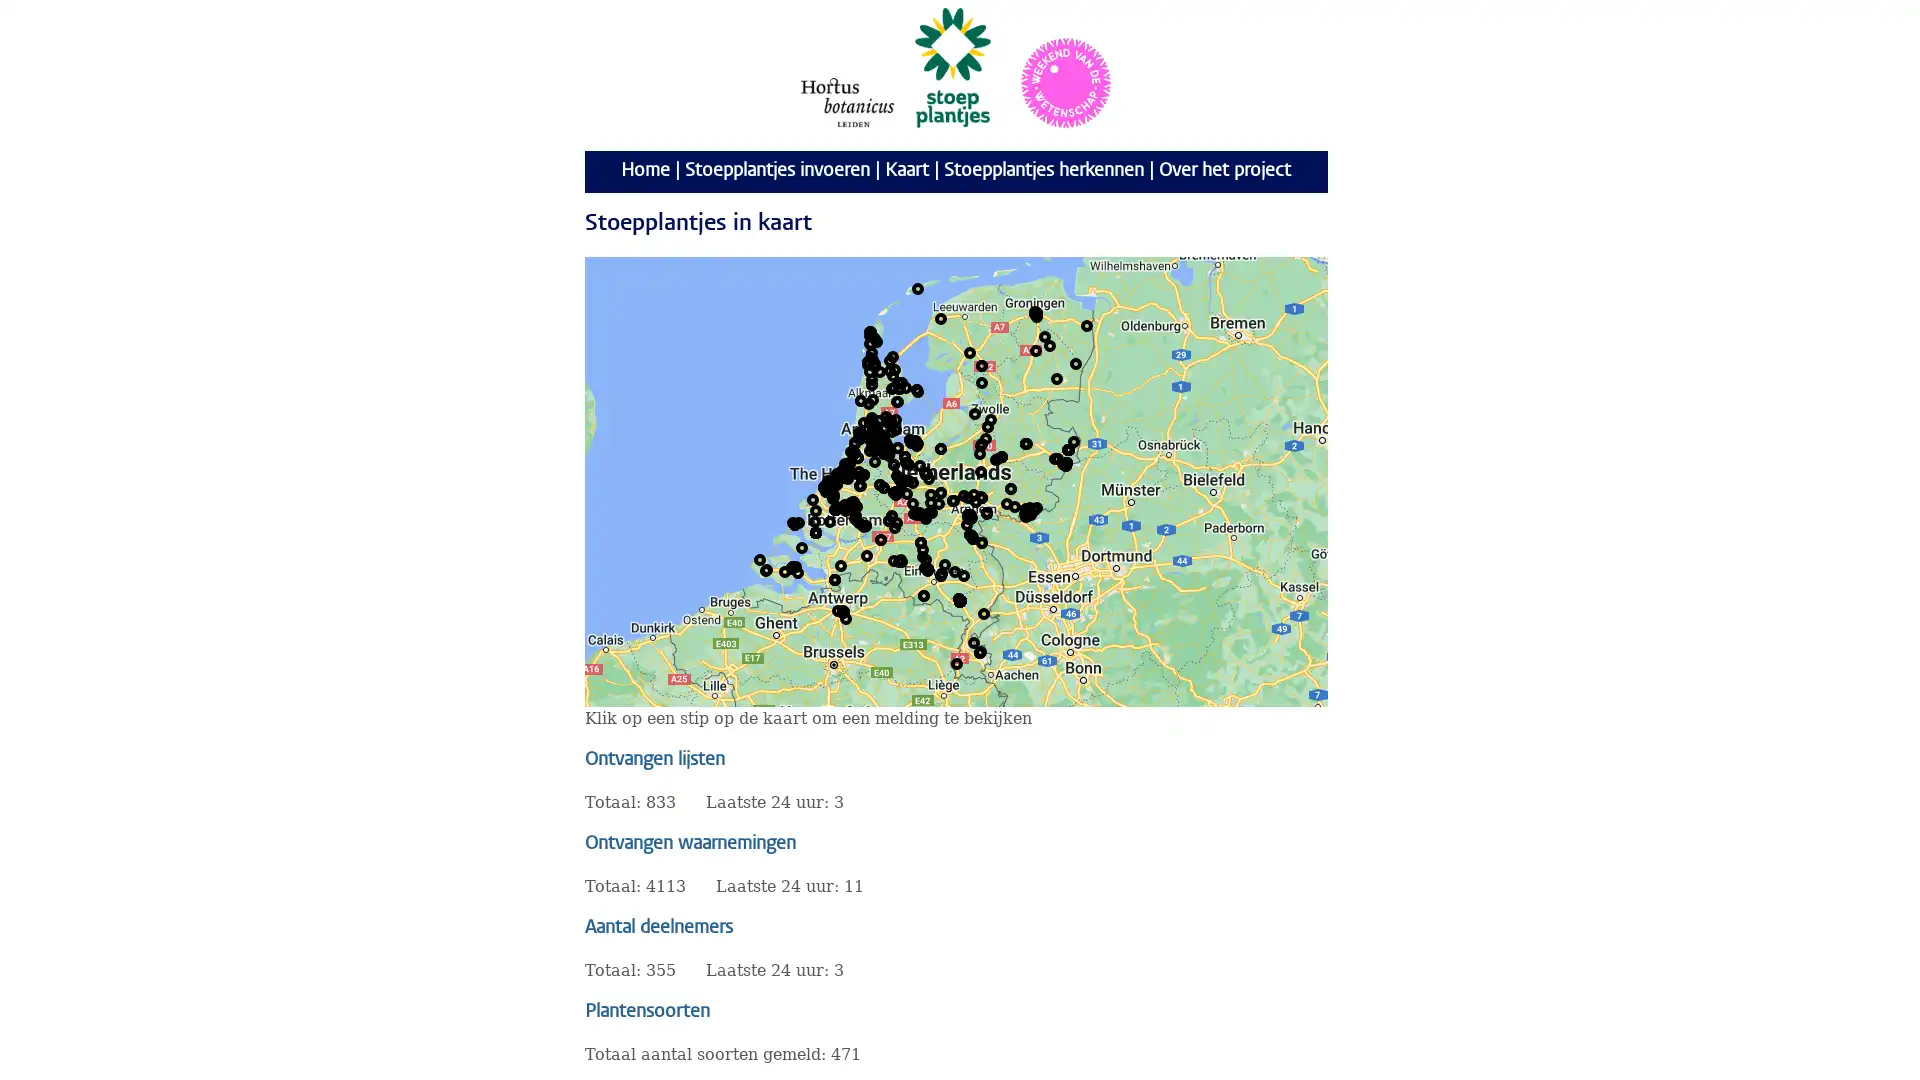 The height and width of the screenshot is (1080, 1920). Describe the element at coordinates (846, 473) in the screenshot. I see `Telling van Anneloes op 22 juni 2022` at that location.